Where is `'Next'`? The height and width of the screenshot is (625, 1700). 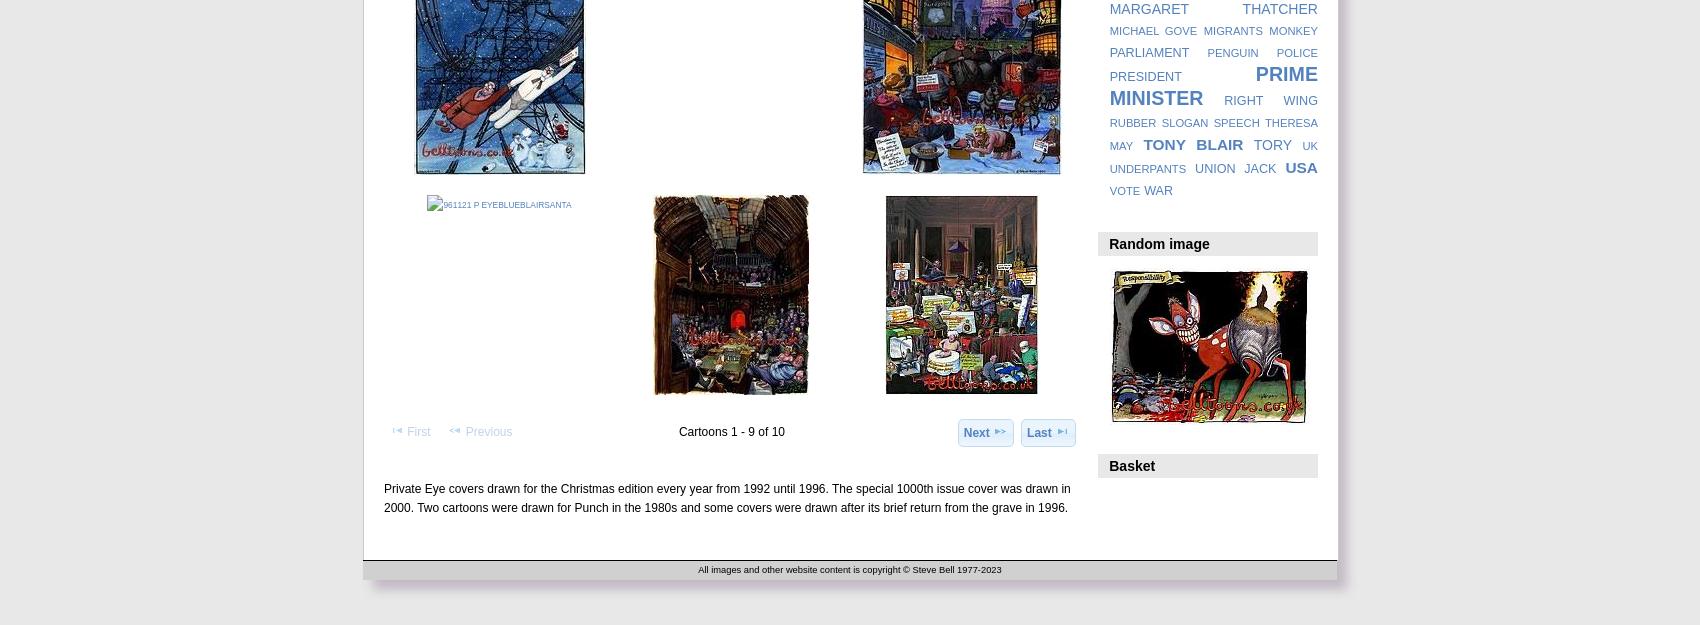
'Next' is located at coordinates (974, 431).